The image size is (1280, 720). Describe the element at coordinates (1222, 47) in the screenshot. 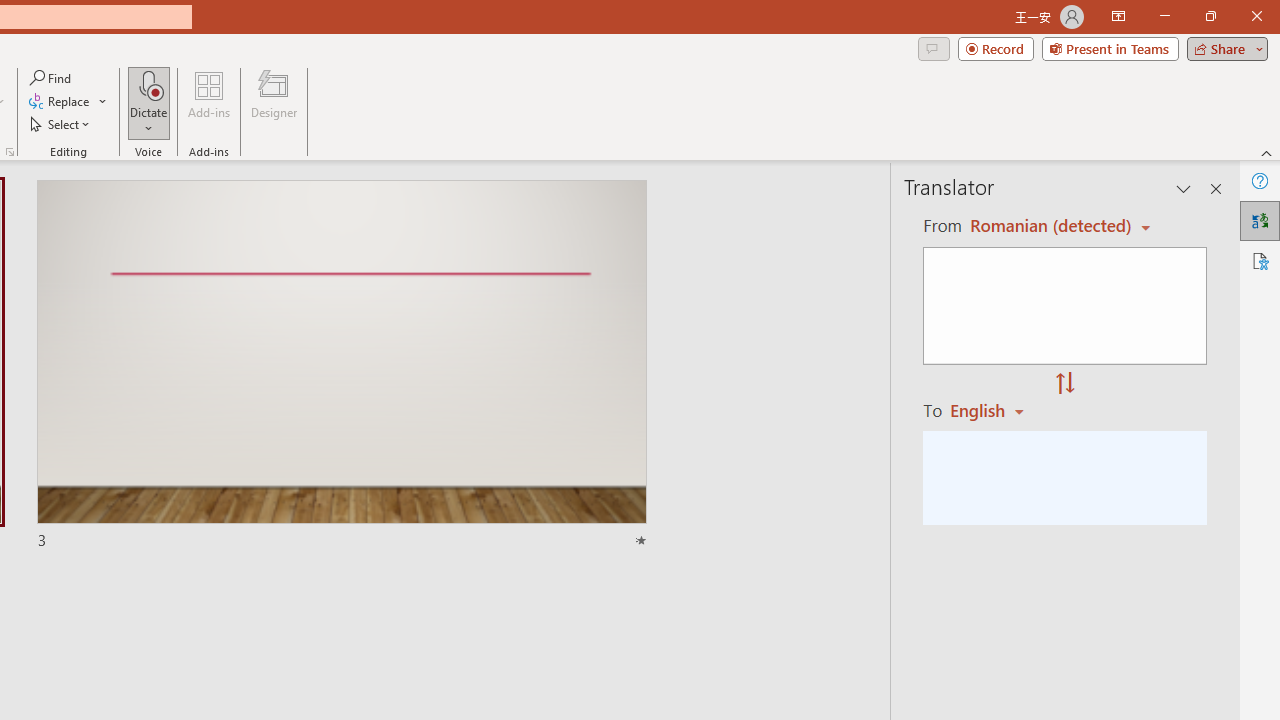

I see `'Share'` at that location.